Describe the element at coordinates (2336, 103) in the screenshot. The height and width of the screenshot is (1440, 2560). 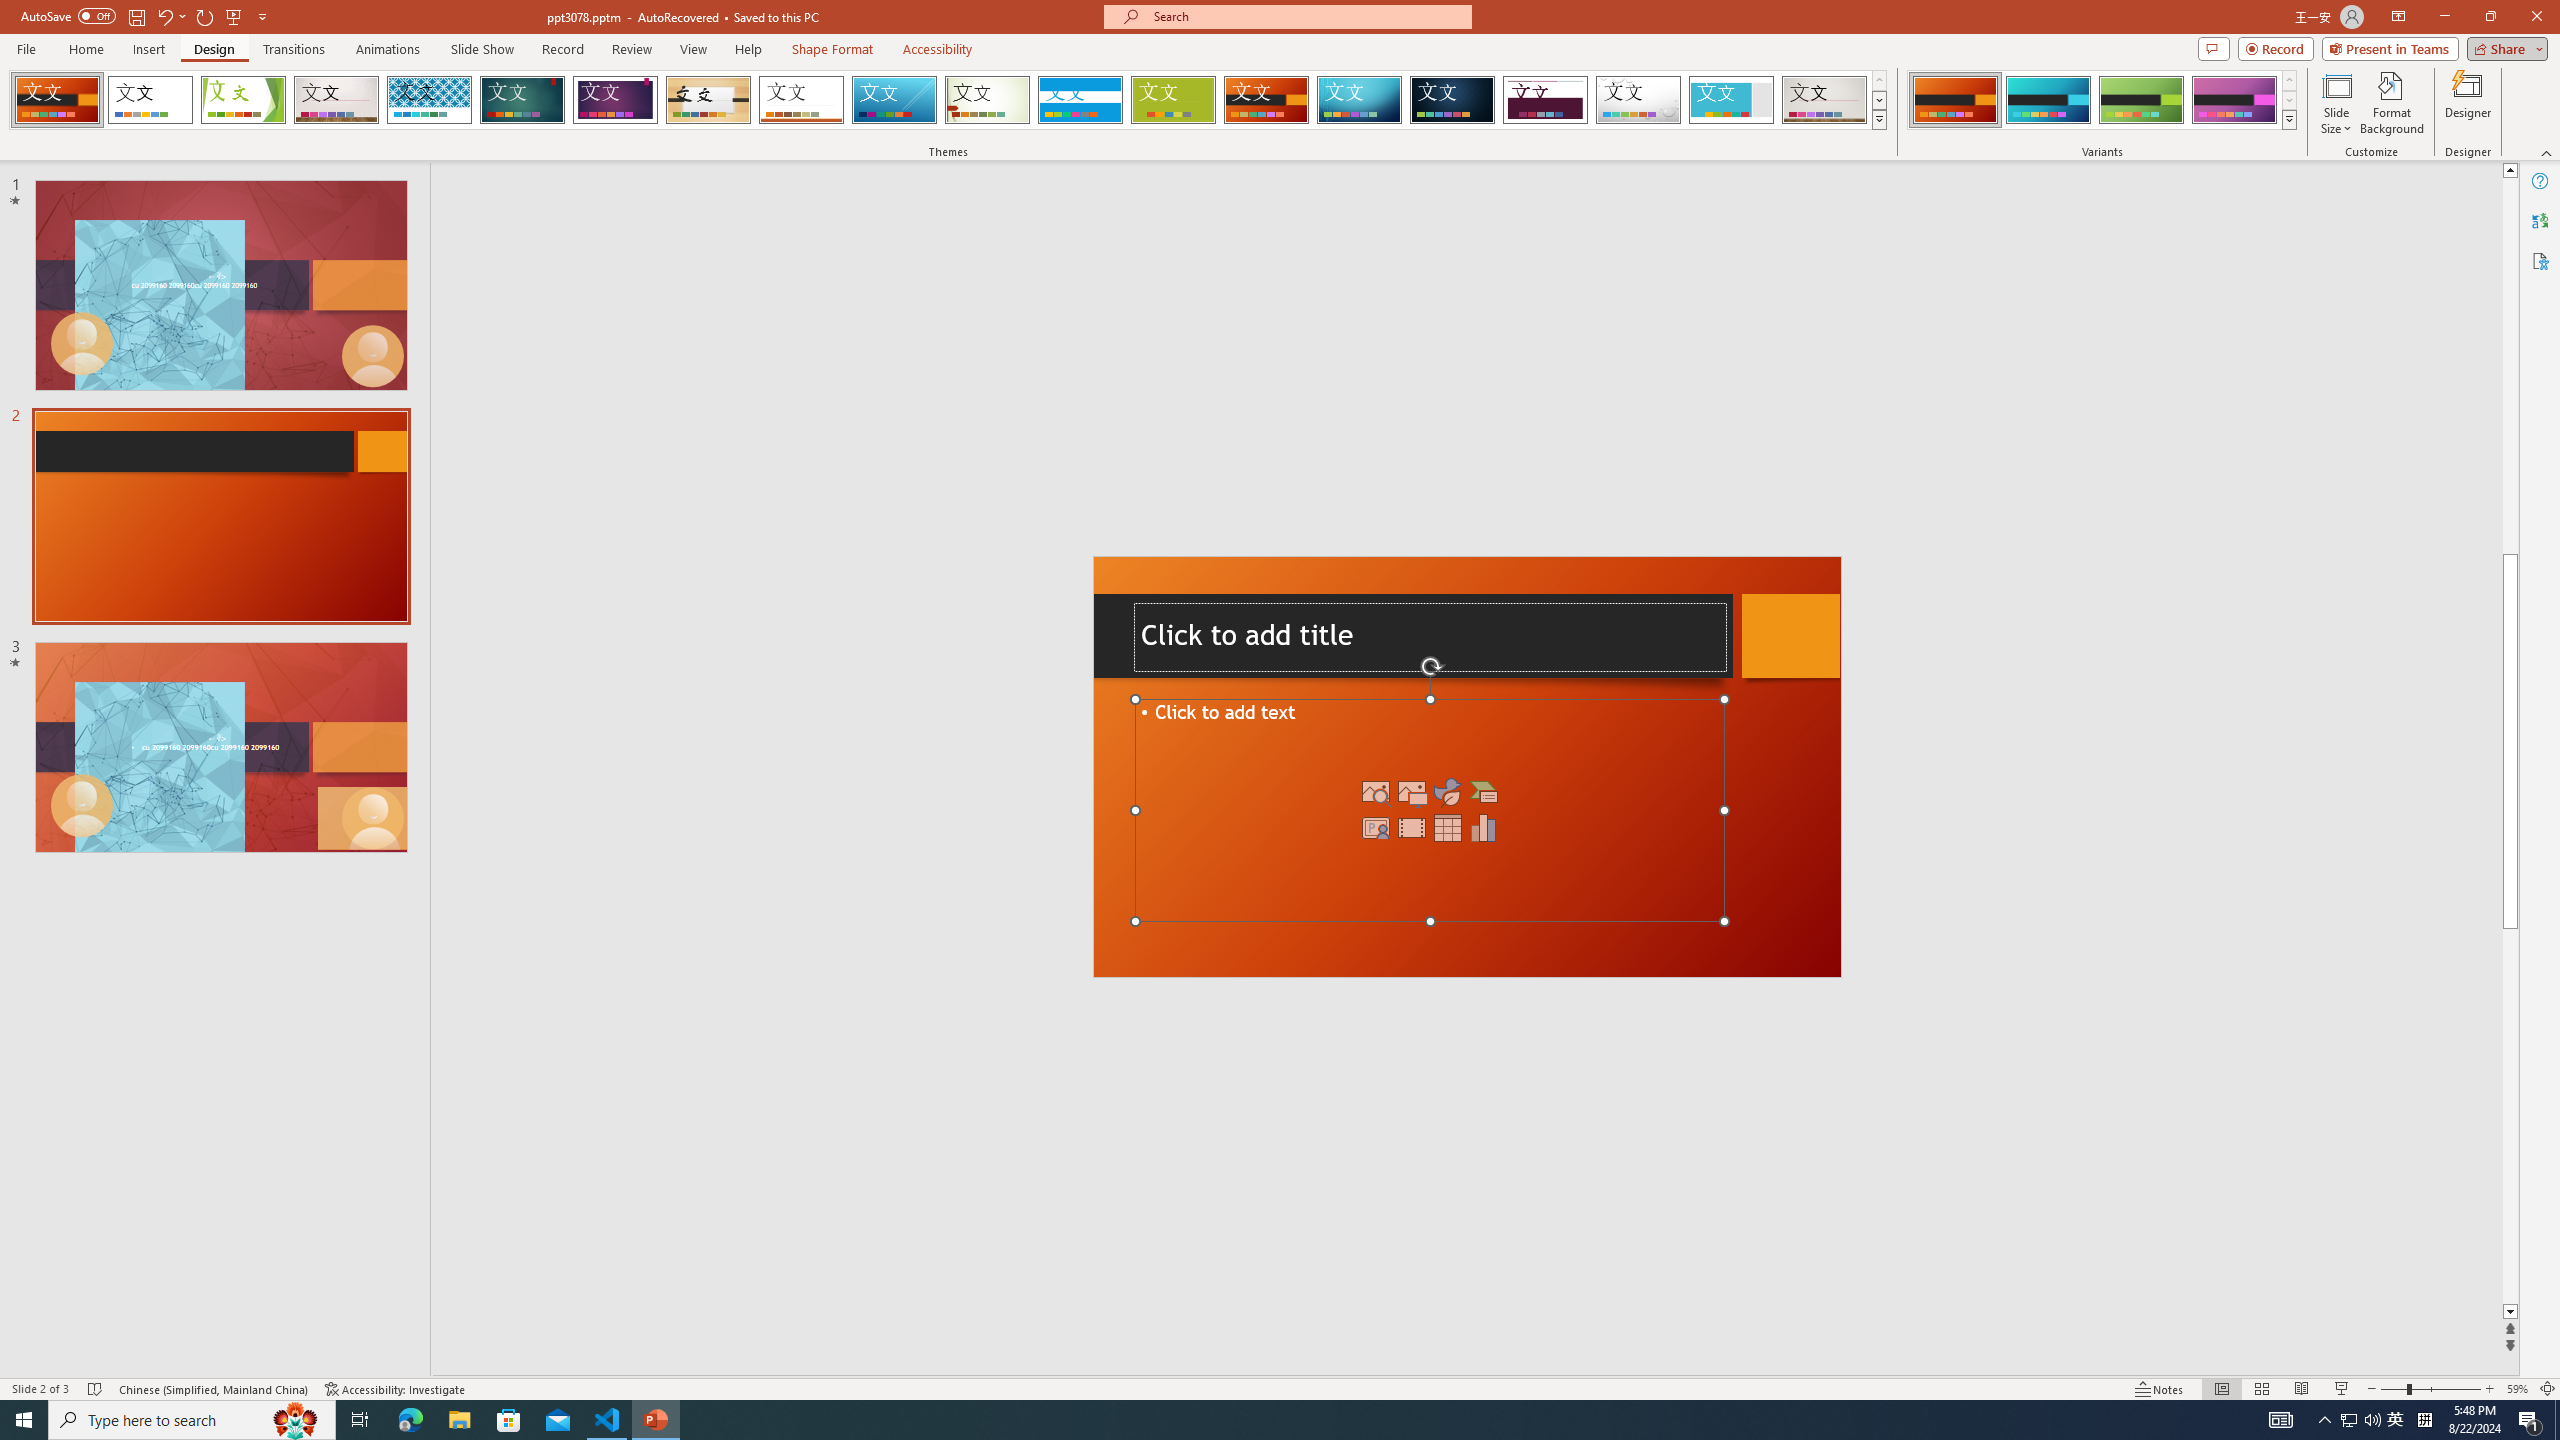
I see `'Slide Size'` at that location.